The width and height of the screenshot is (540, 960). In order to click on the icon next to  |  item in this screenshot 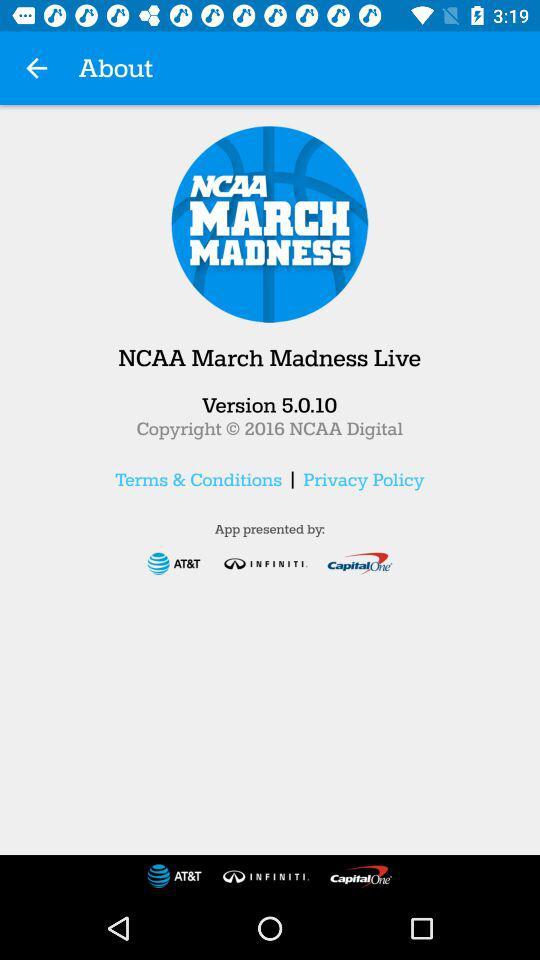, I will do `click(362, 479)`.